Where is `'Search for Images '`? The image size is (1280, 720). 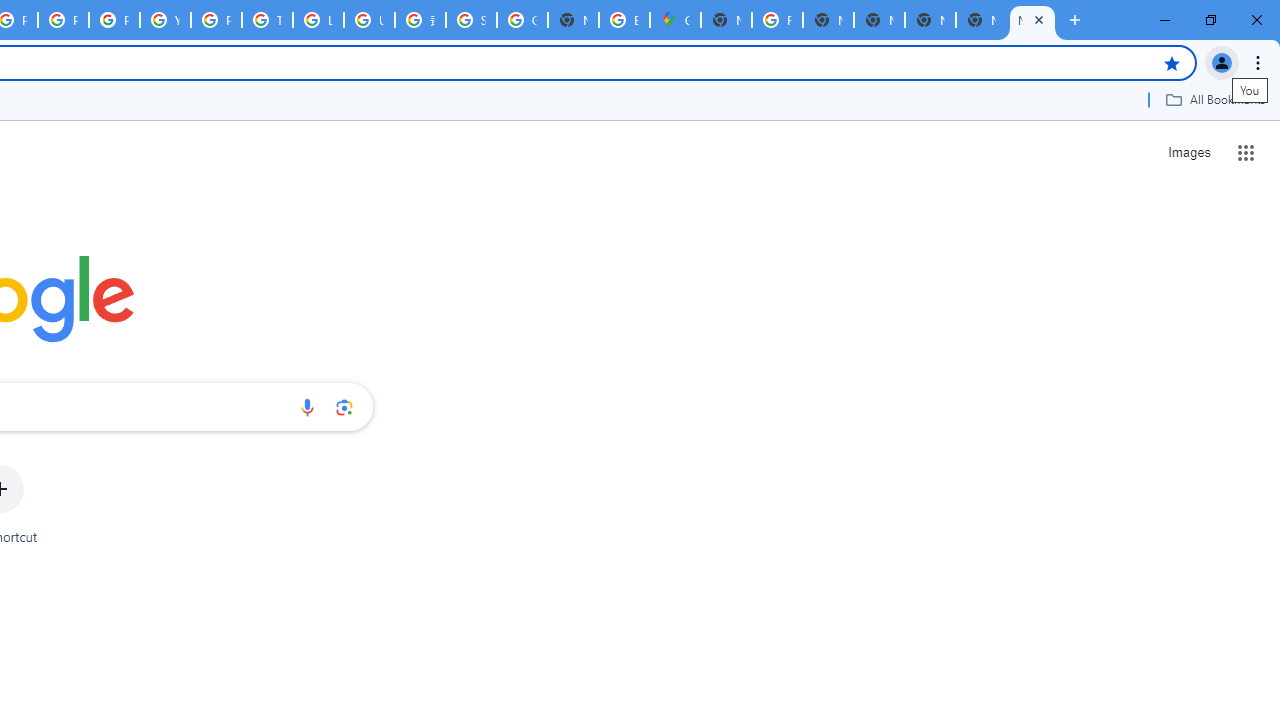
'Search for Images ' is located at coordinates (1189, 152).